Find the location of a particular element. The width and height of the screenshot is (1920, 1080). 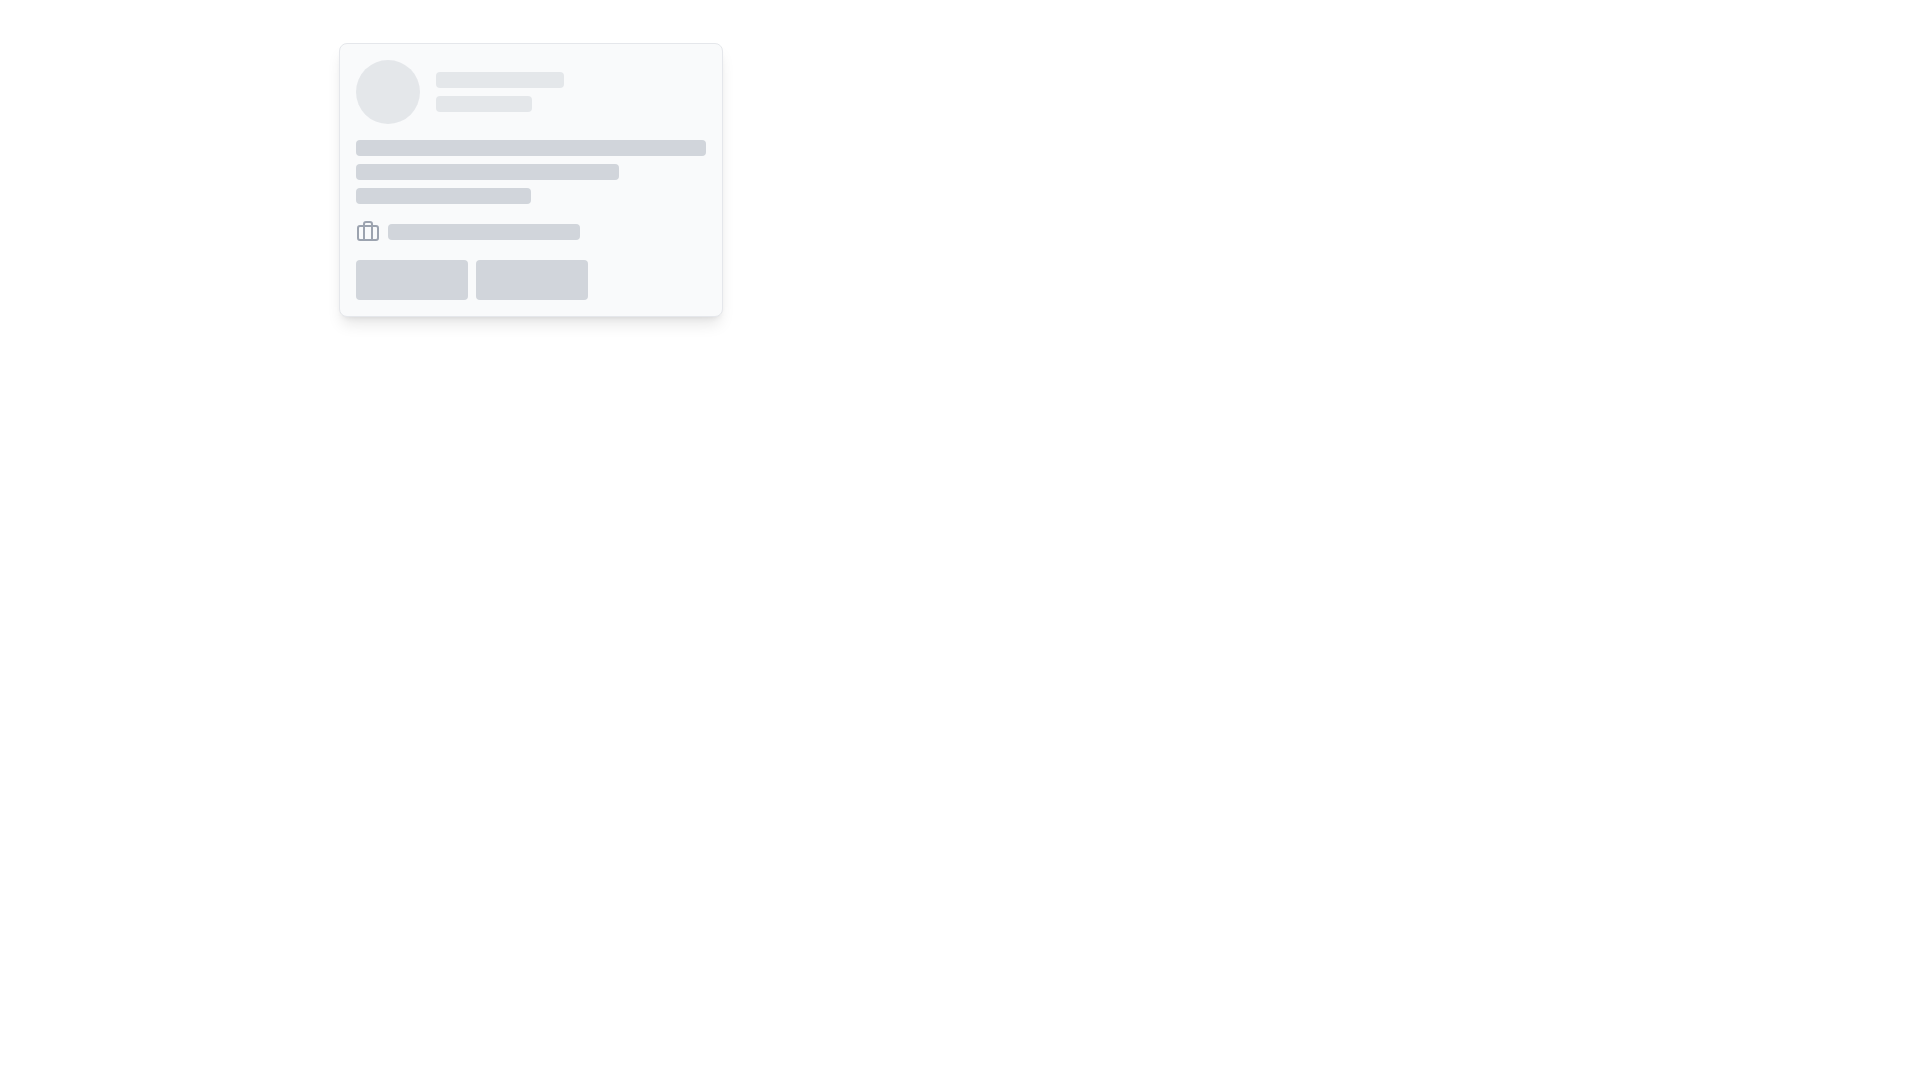

the graphical placeholder that serves as a visual divider located between a wider bar above and a smaller bar below is located at coordinates (487, 171).